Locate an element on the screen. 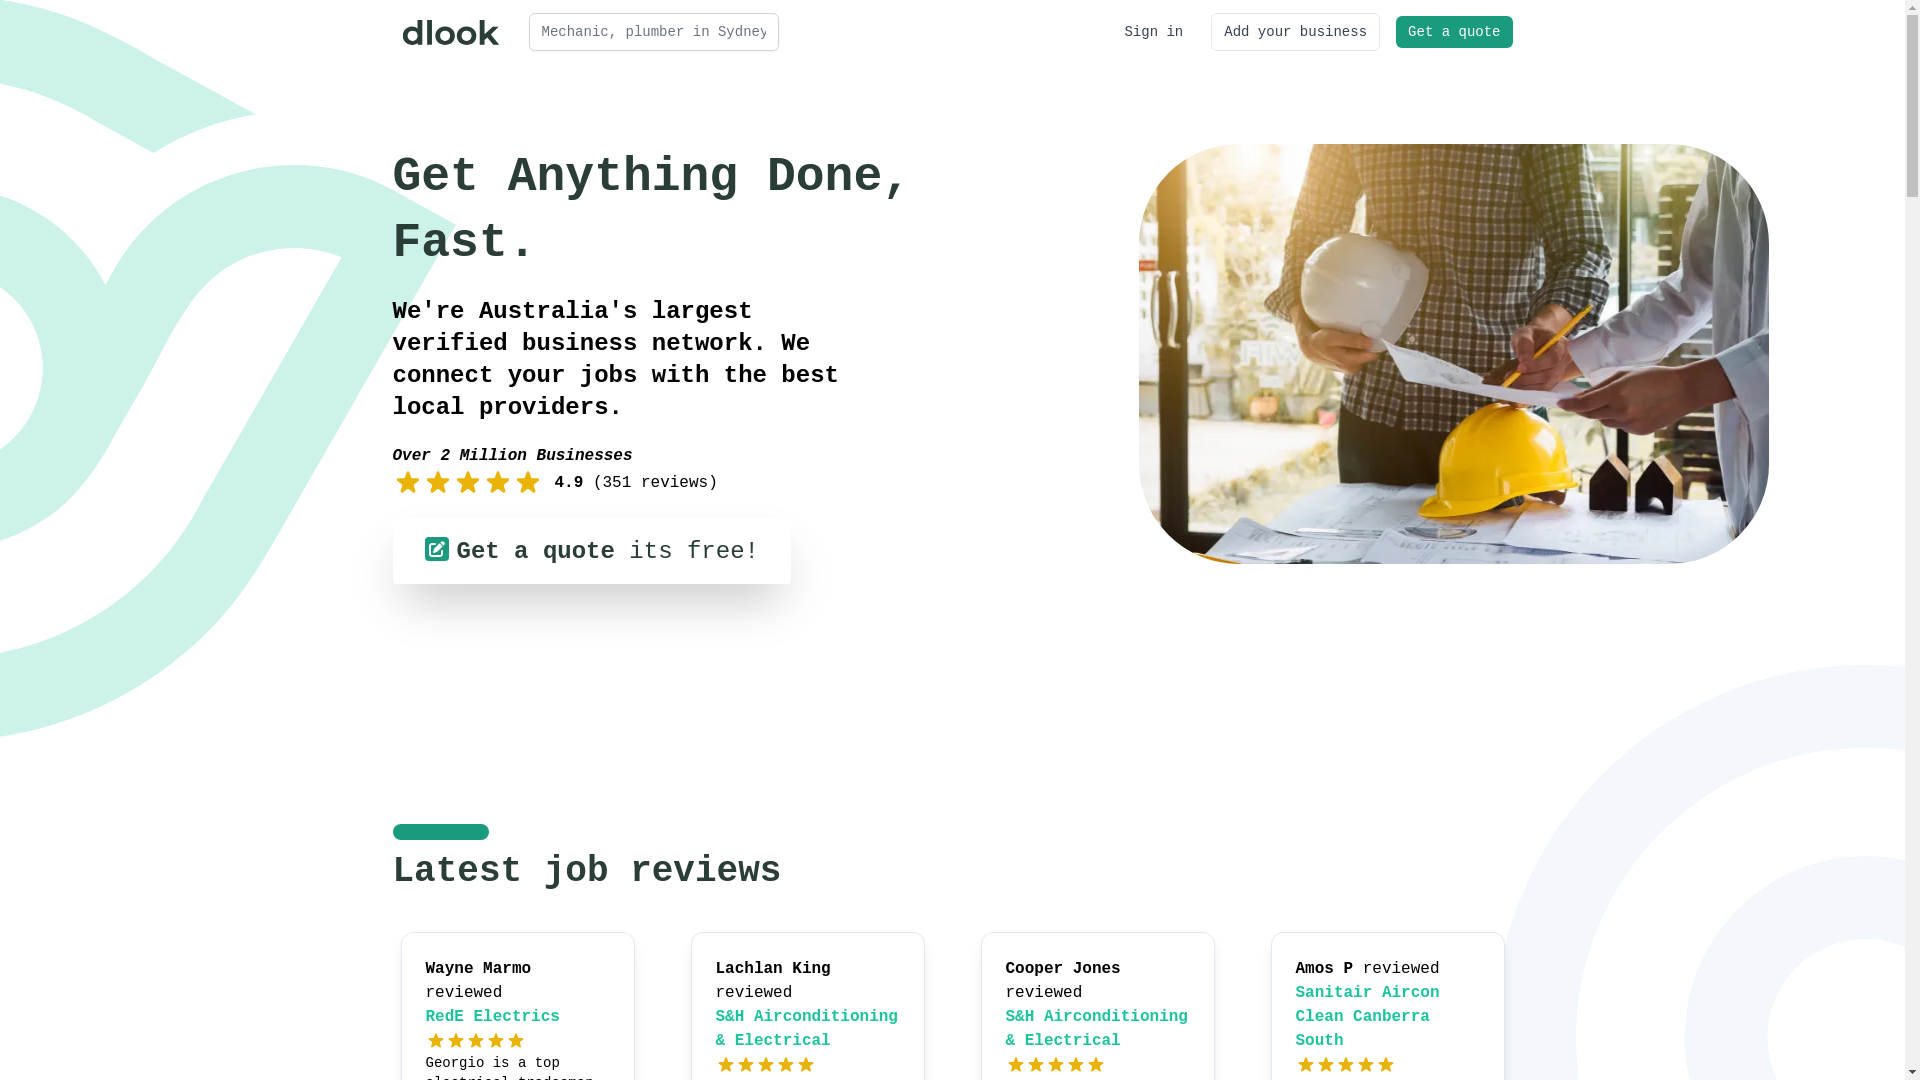 This screenshot has width=1920, height=1080. 'Add your business' is located at coordinates (1209, 31).